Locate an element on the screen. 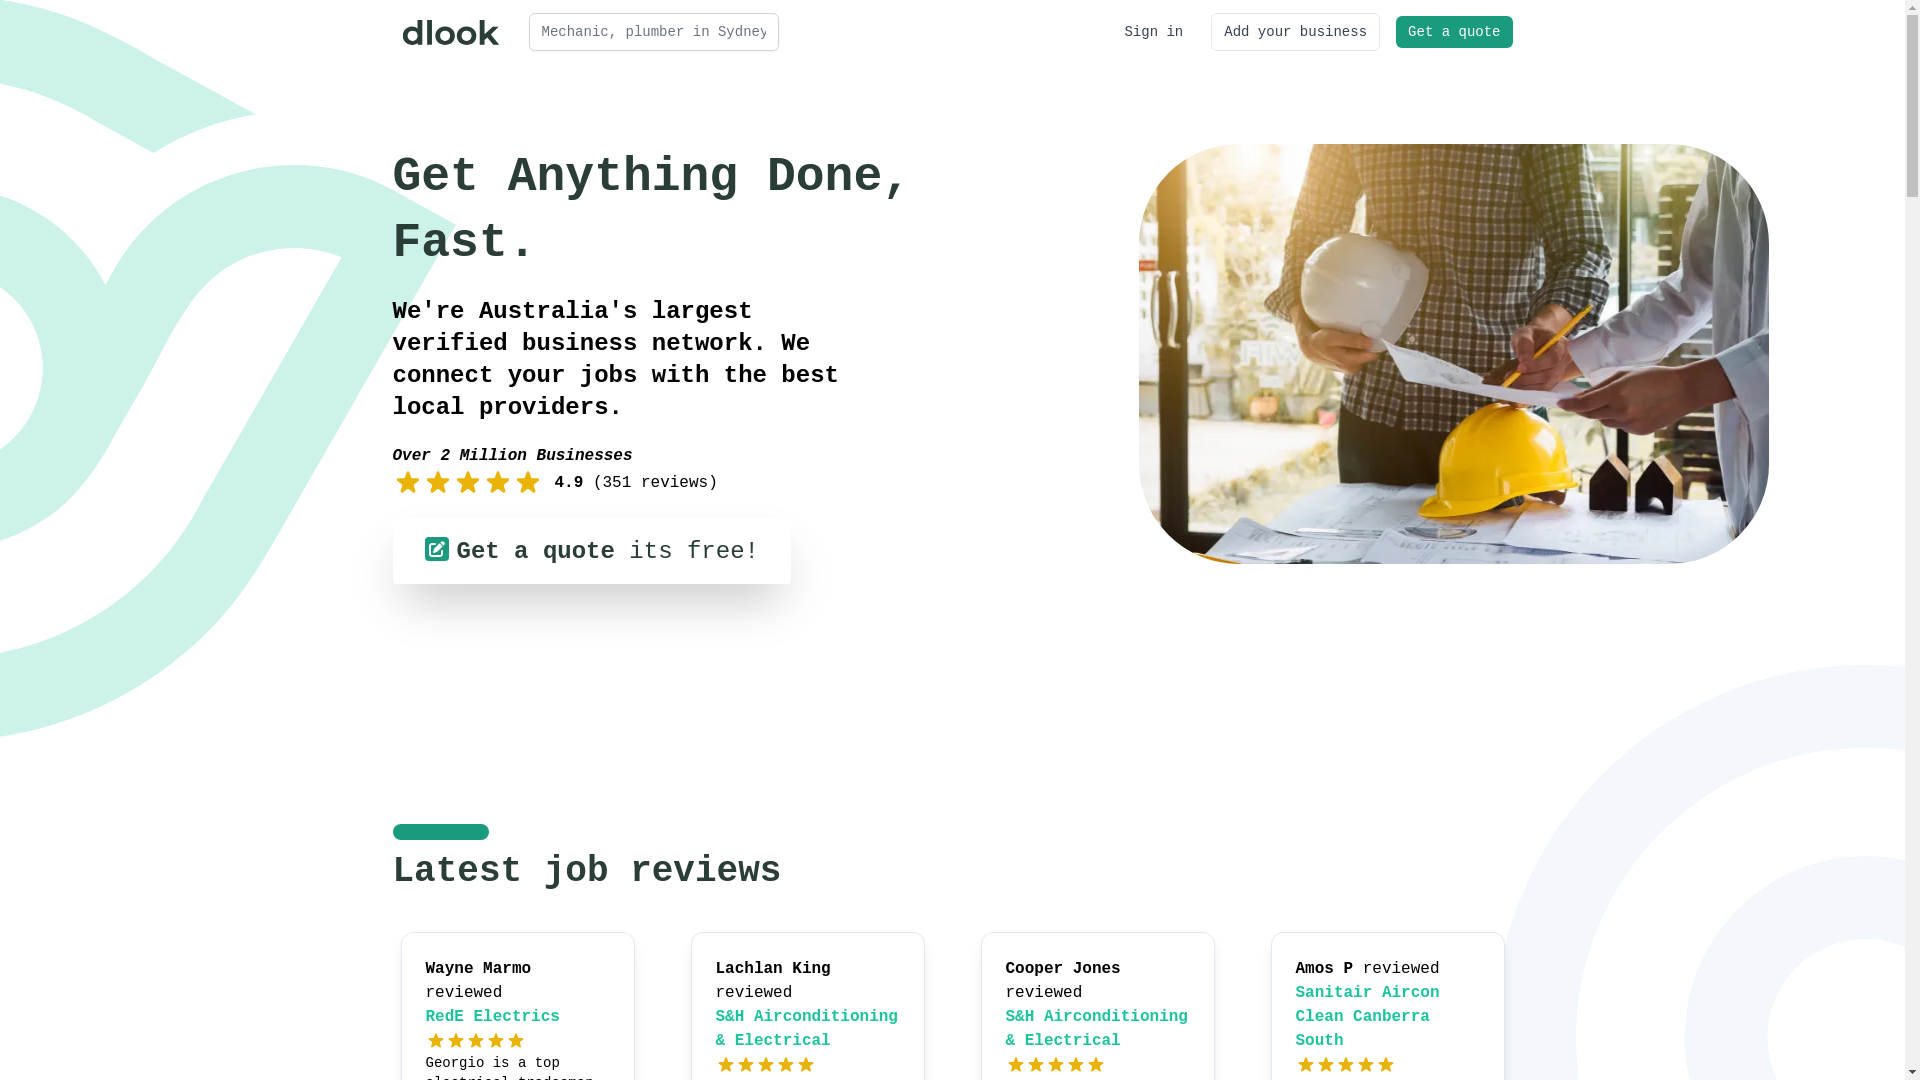 This screenshot has width=1920, height=1080. 'Add your business' is located at coordinates (1209, 31).